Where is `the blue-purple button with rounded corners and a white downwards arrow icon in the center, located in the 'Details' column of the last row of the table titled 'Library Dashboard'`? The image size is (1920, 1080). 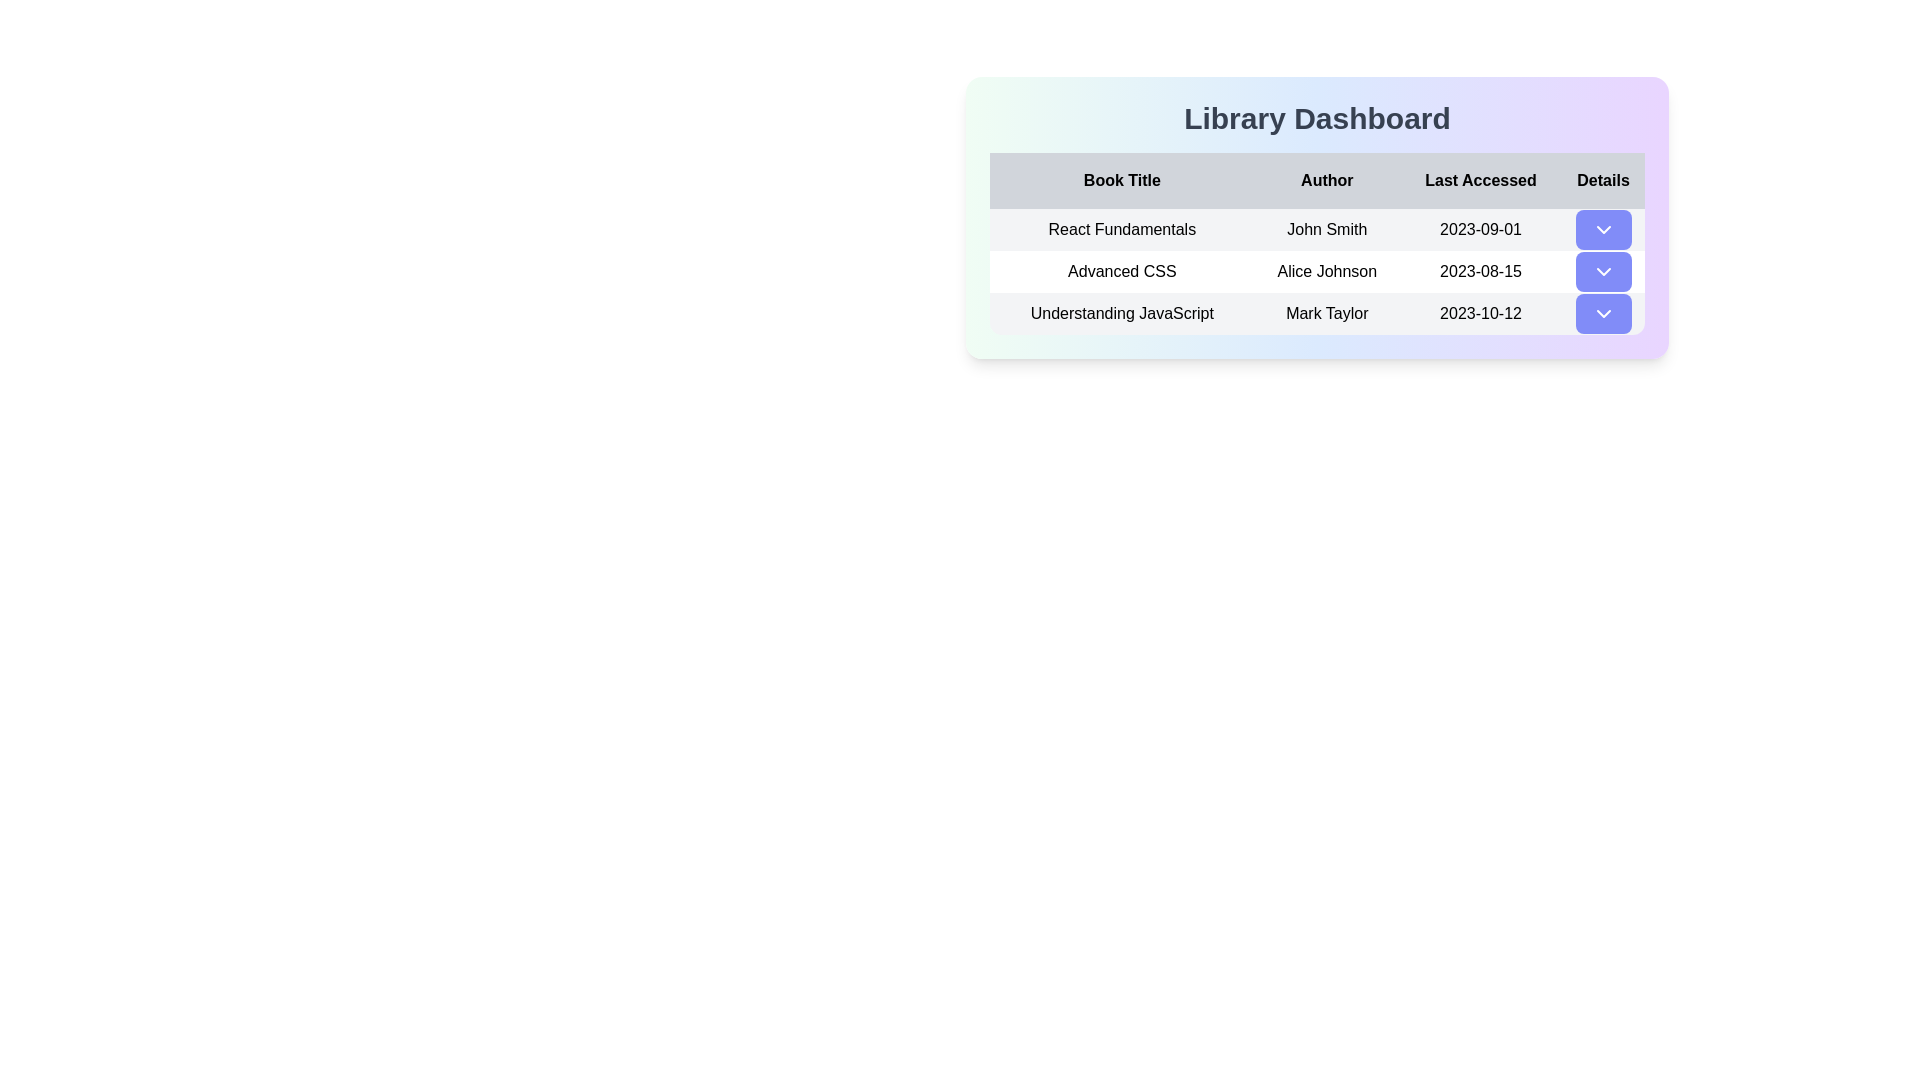 the blue-purple button with rounded corners and a white downwards arrow icon in the center, located in the 'Details' column of the last row of the table titled 'Library Dashboard' is located at coordinates (1603, 313).